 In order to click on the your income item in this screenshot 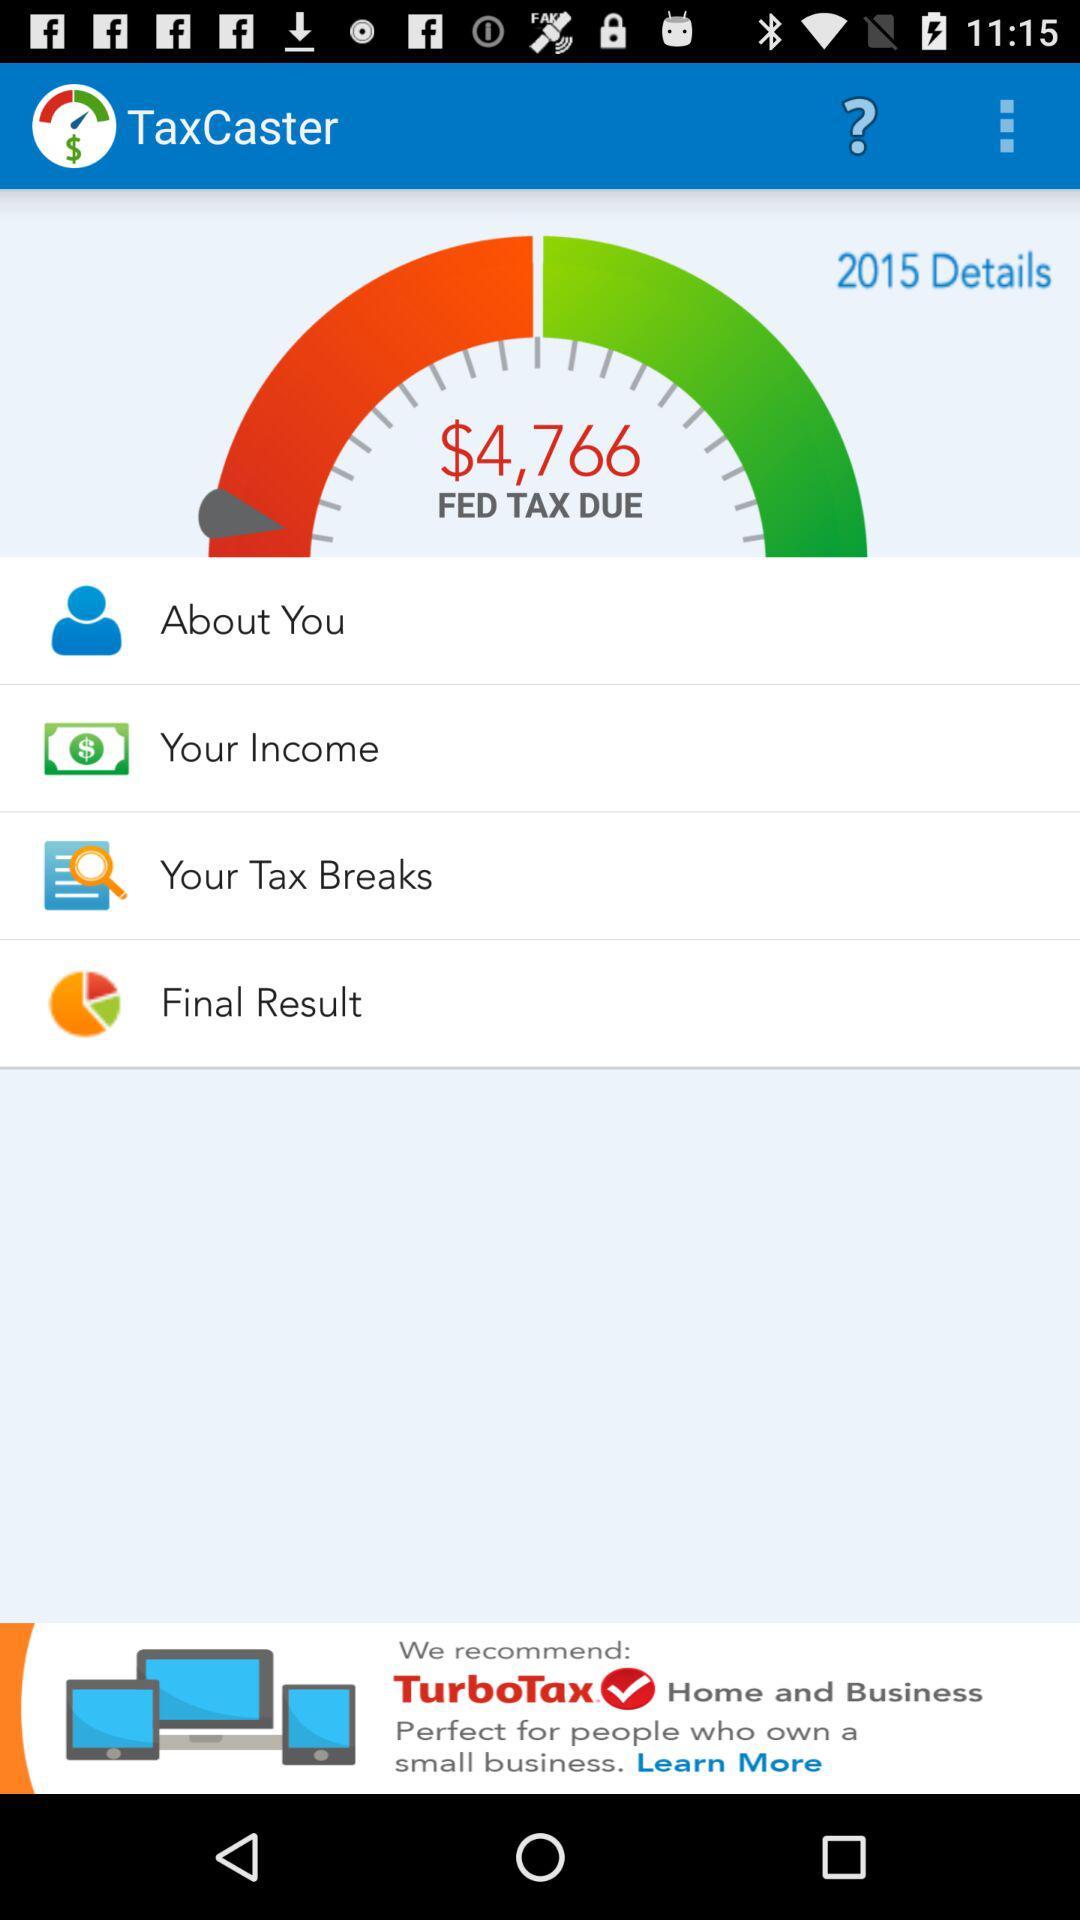, I will do `click(601, 746)`.